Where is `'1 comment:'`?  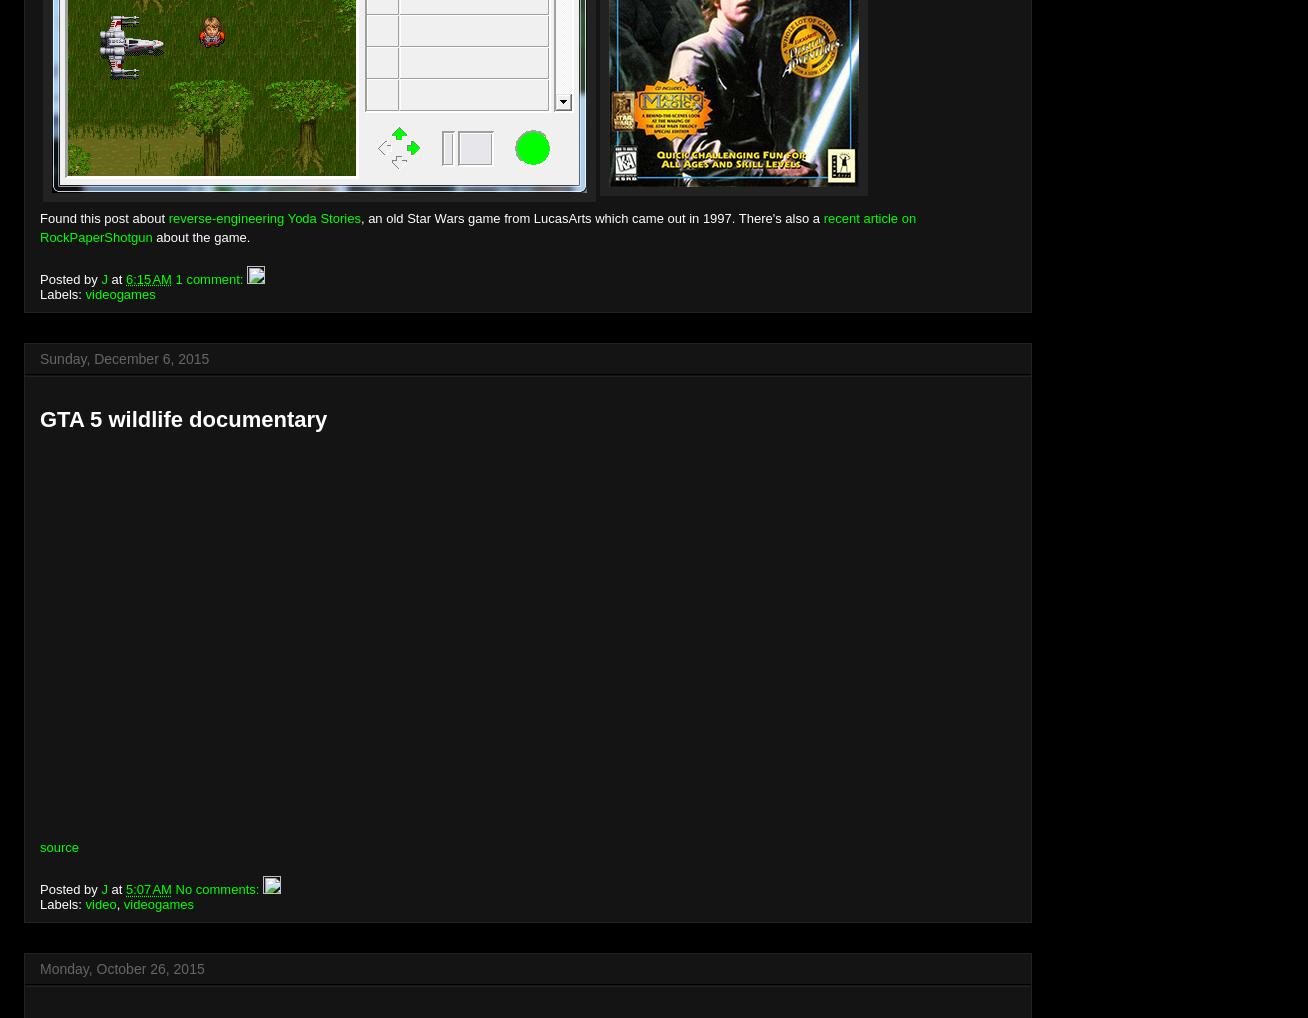
'1 comment:' is located at coordinates (210, 279).